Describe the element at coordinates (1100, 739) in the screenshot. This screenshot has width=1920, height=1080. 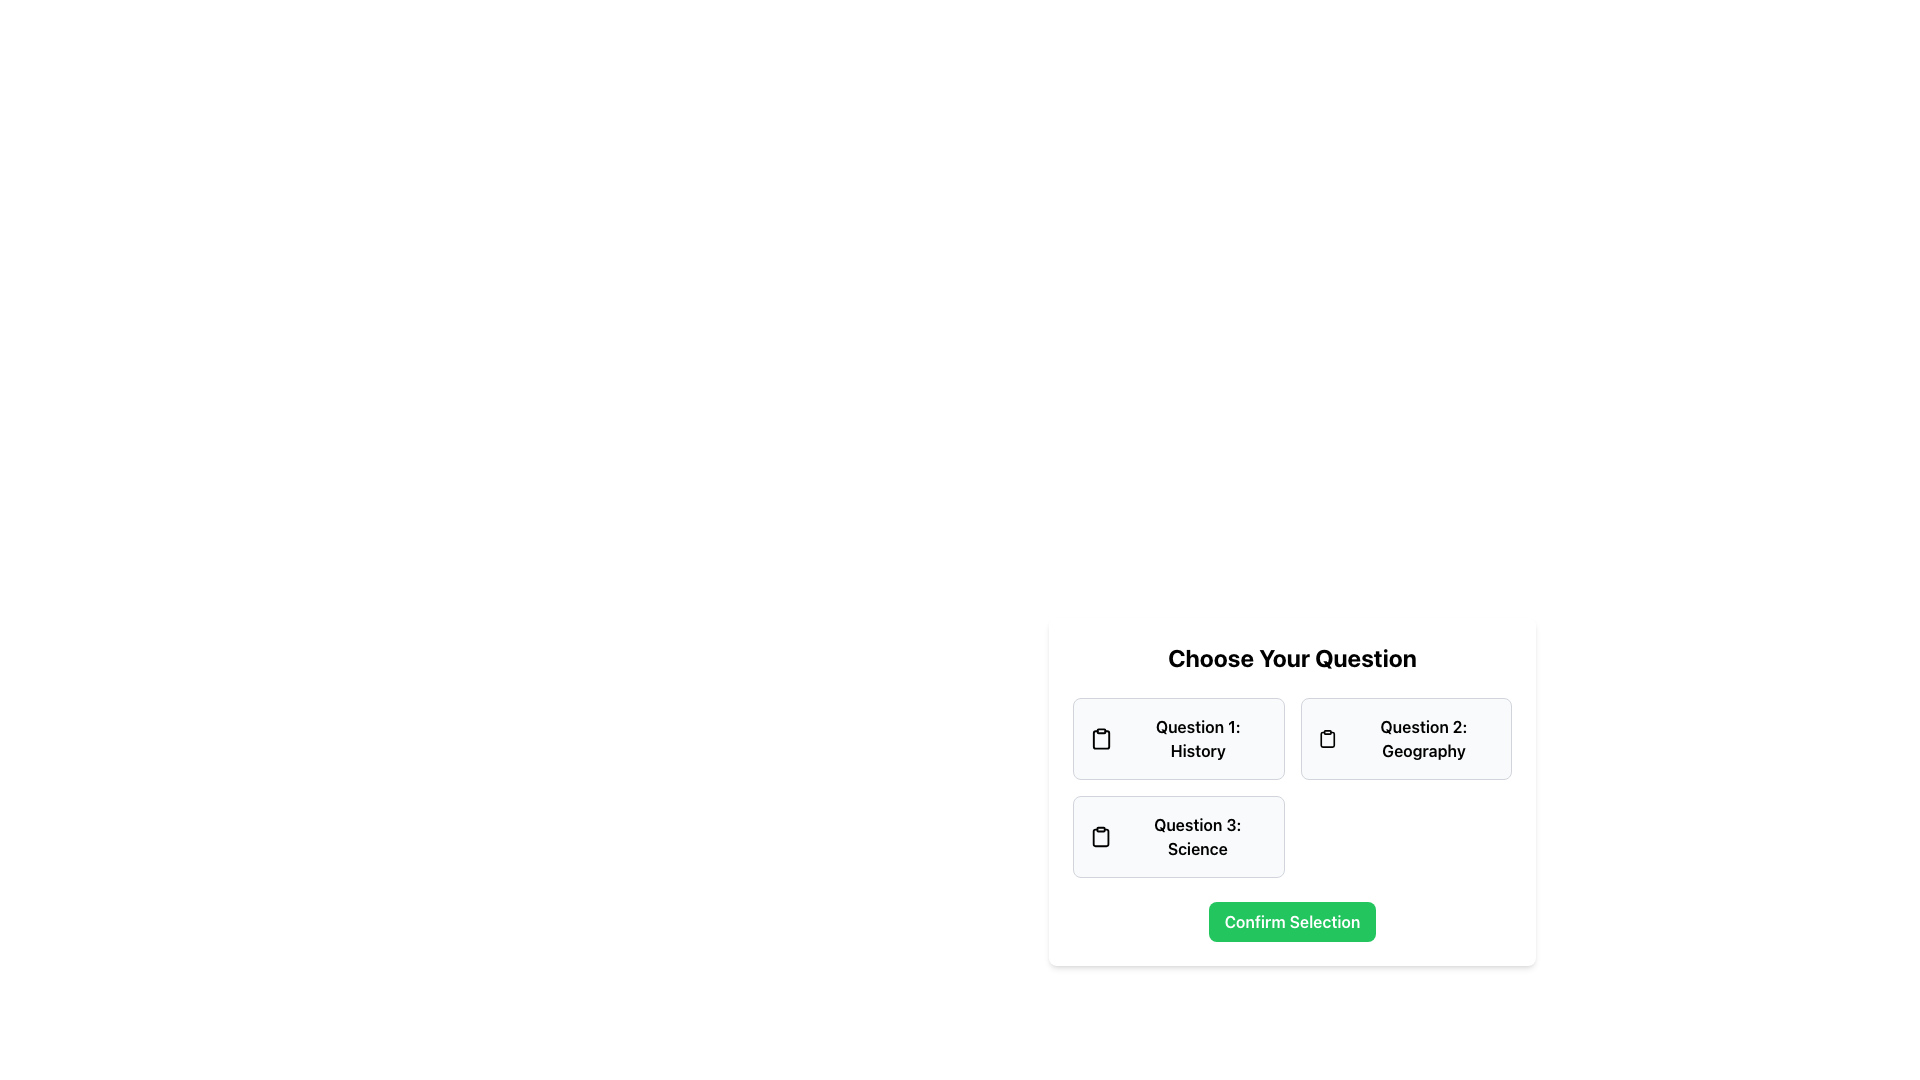
I see `the clipboard icon, which is part of the 'Question 1: History' card, located on the left side of the card with rounded corners and two horizontal lines at the top` at that location.